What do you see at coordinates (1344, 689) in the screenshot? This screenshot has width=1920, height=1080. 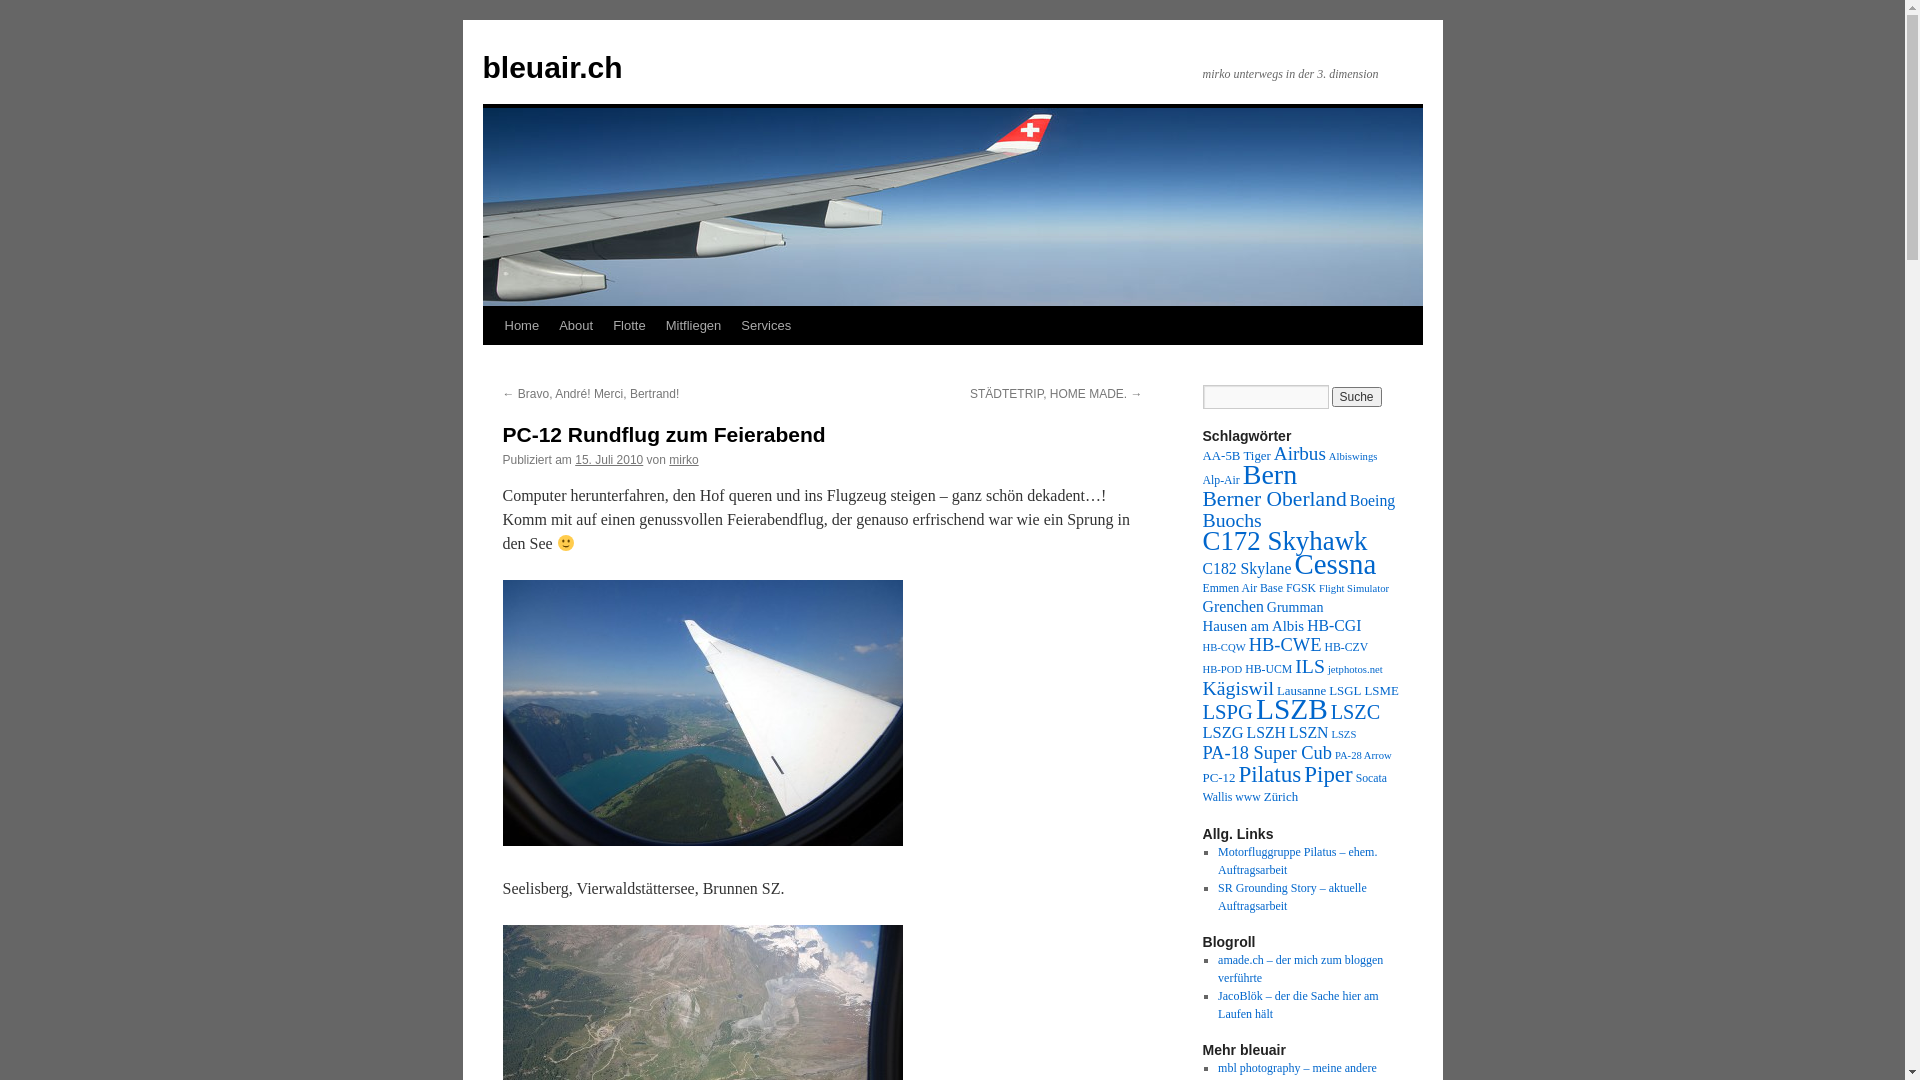 I see `'LSGL'` at bounding box center [1344, 689].